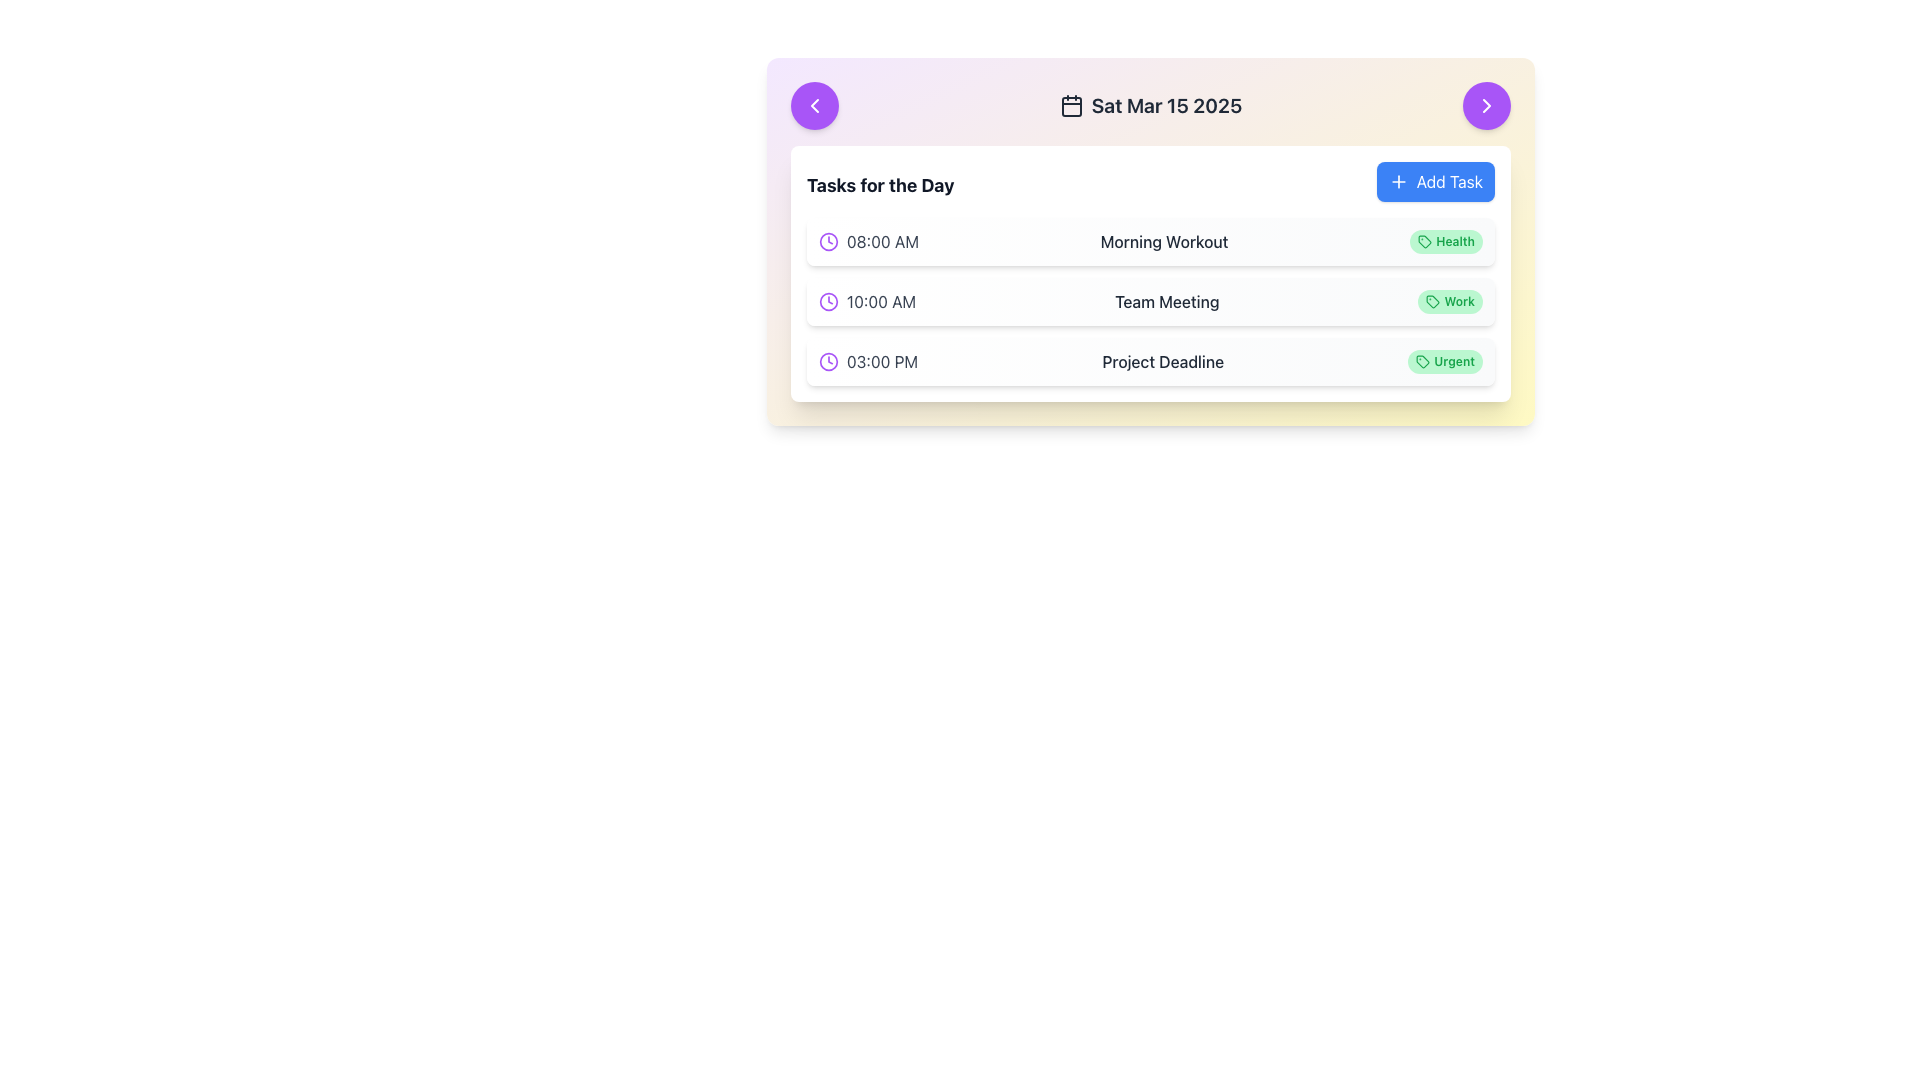 The width and height of the screenshot is (1920, 1080). Describe the element at coordinates (1487, 105) in the screenshot. I see `the right-pointing chevron icon located within the circular purple button at the top-right corner of the main interface` at that location.